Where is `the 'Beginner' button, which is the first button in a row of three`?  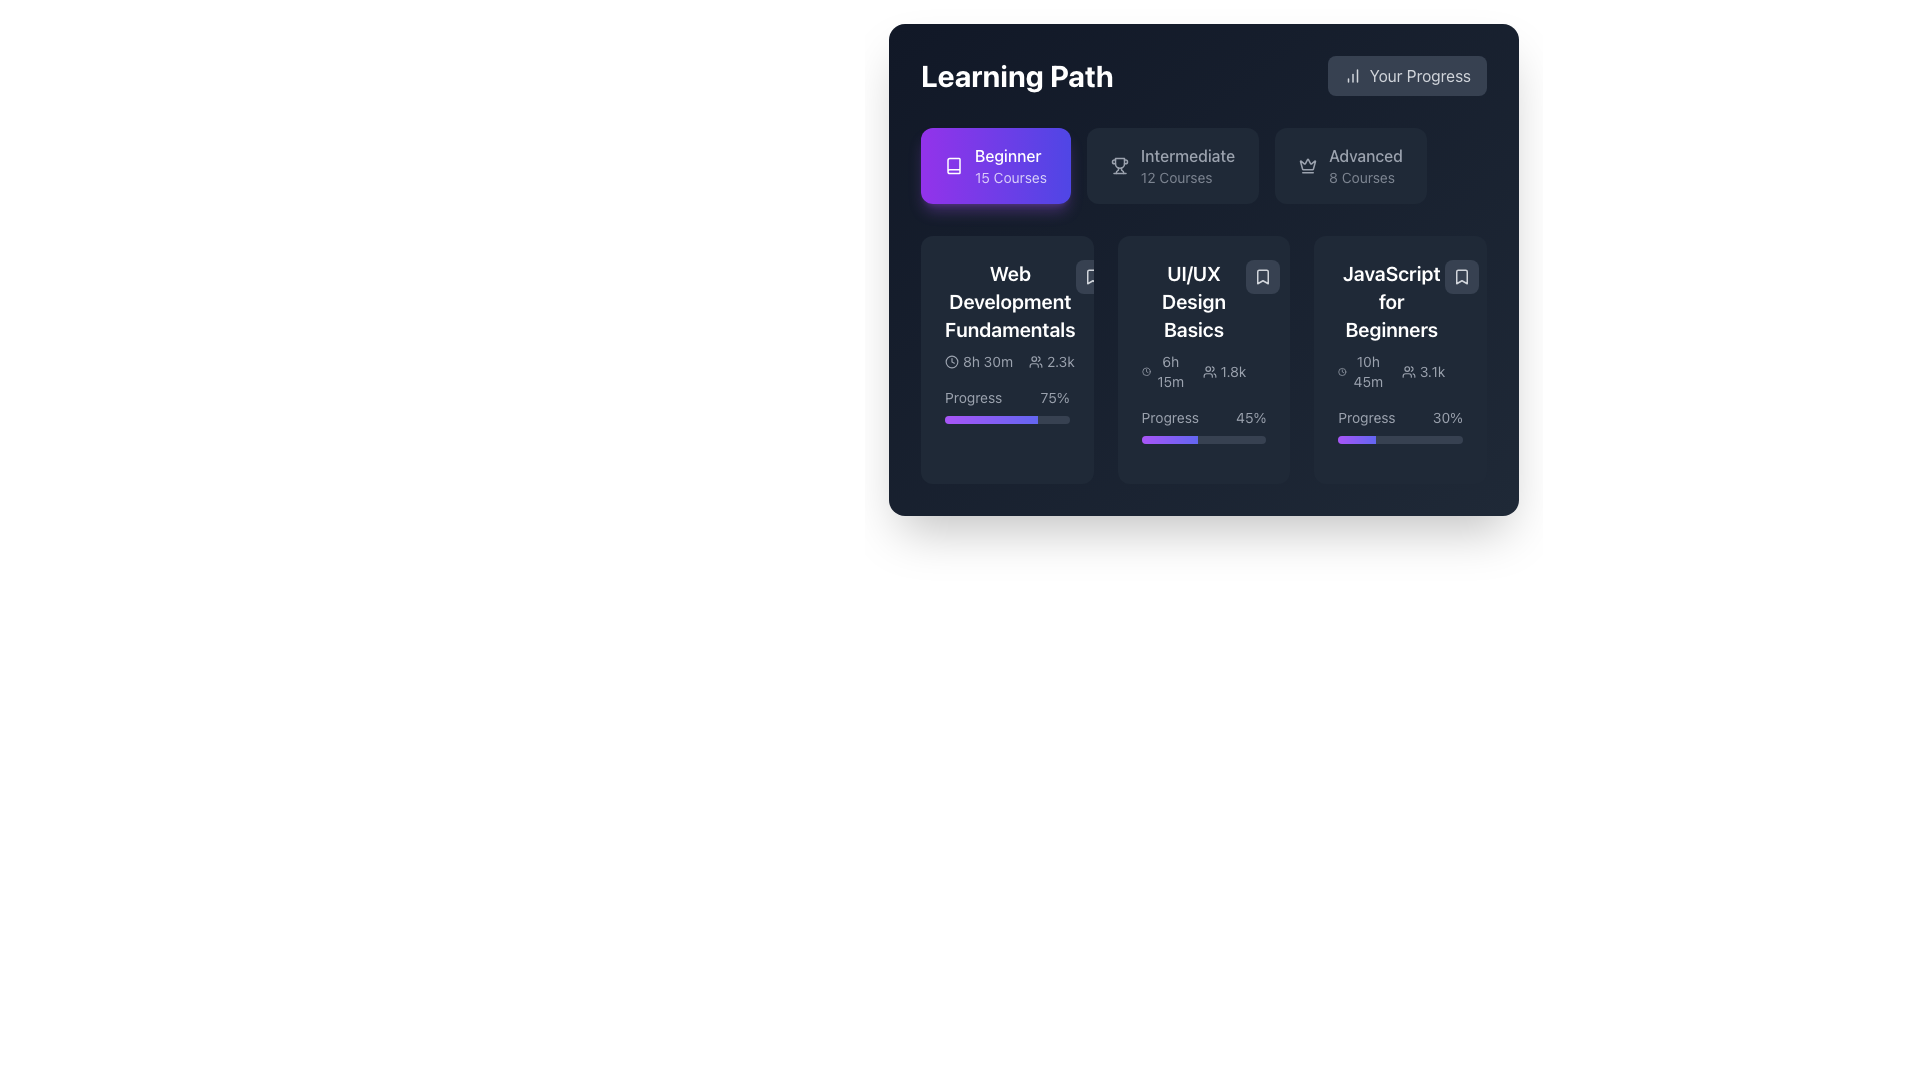
the 'Beginner' button, which is the first button in a row of three is located at coordinates (995, 164).